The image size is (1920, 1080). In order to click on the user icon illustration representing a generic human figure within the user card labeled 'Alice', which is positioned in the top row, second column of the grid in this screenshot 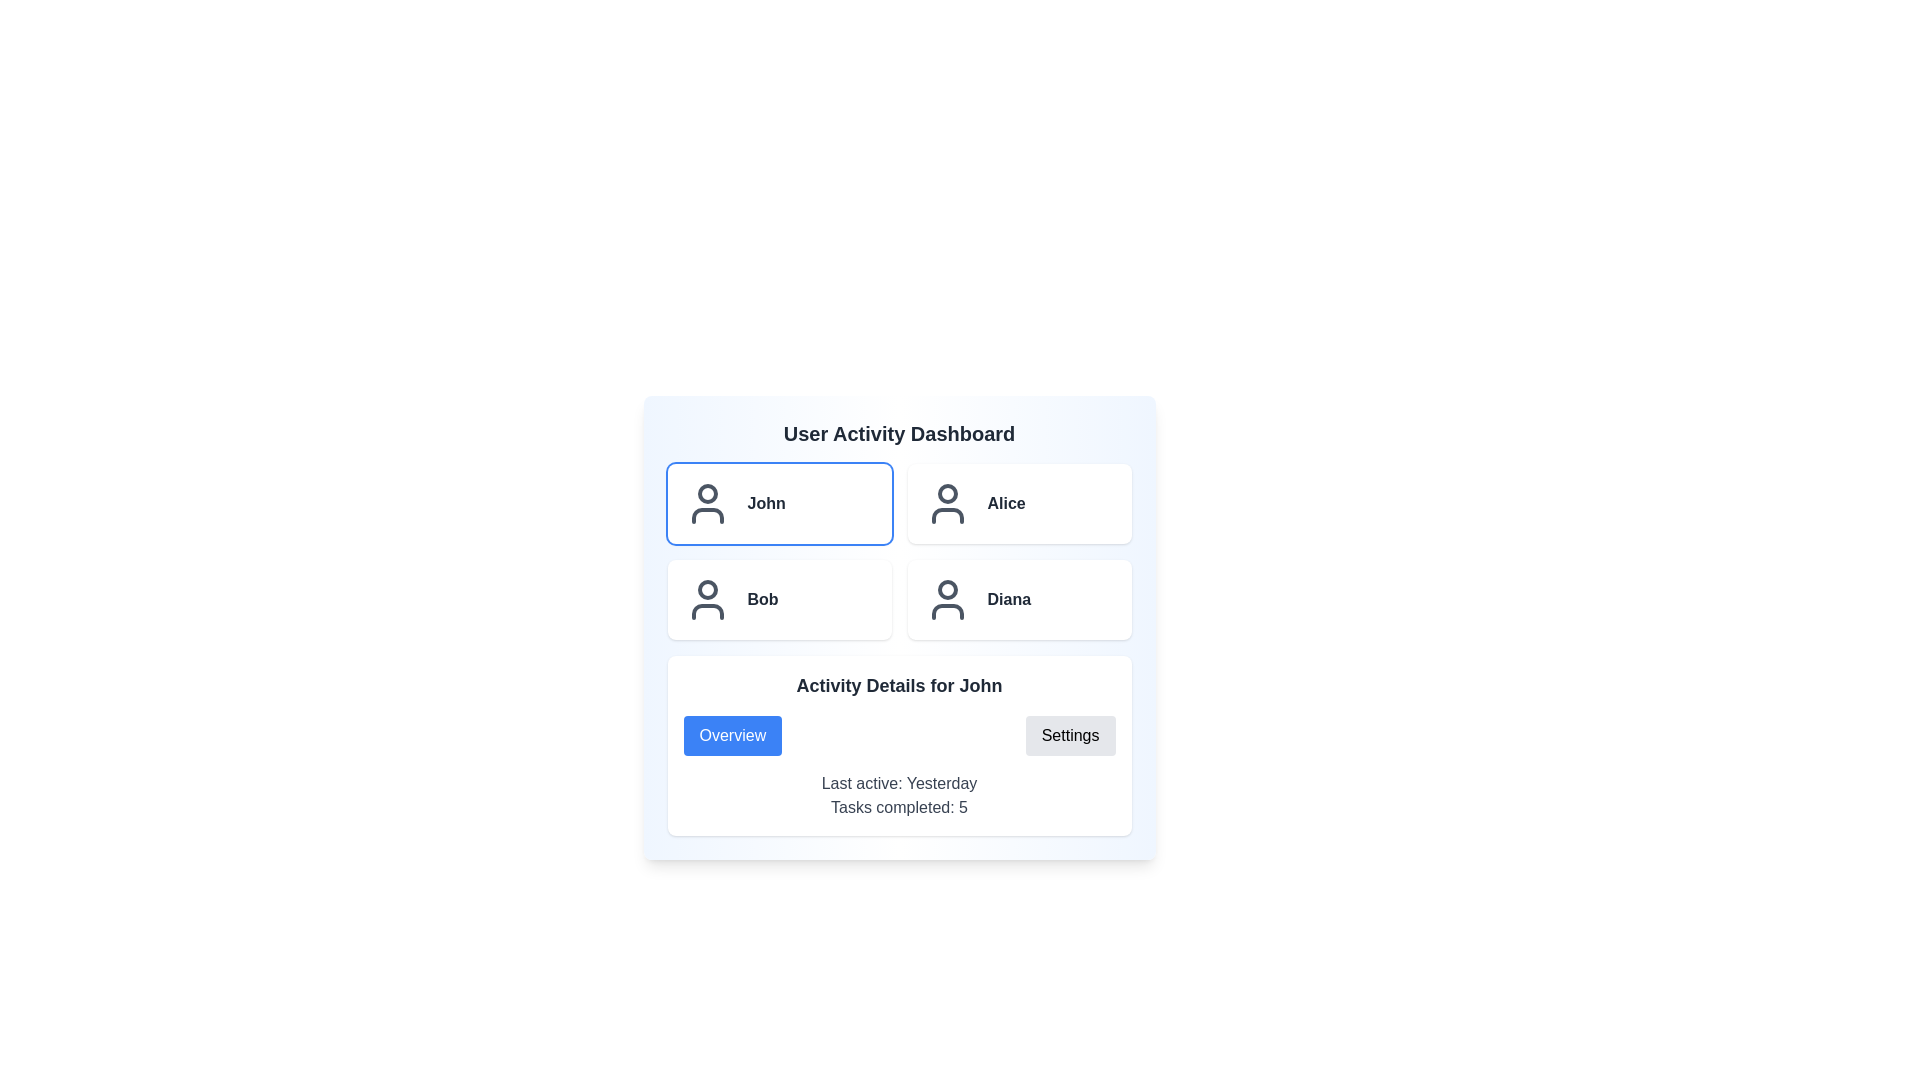, I will do `click(946, 503)`.